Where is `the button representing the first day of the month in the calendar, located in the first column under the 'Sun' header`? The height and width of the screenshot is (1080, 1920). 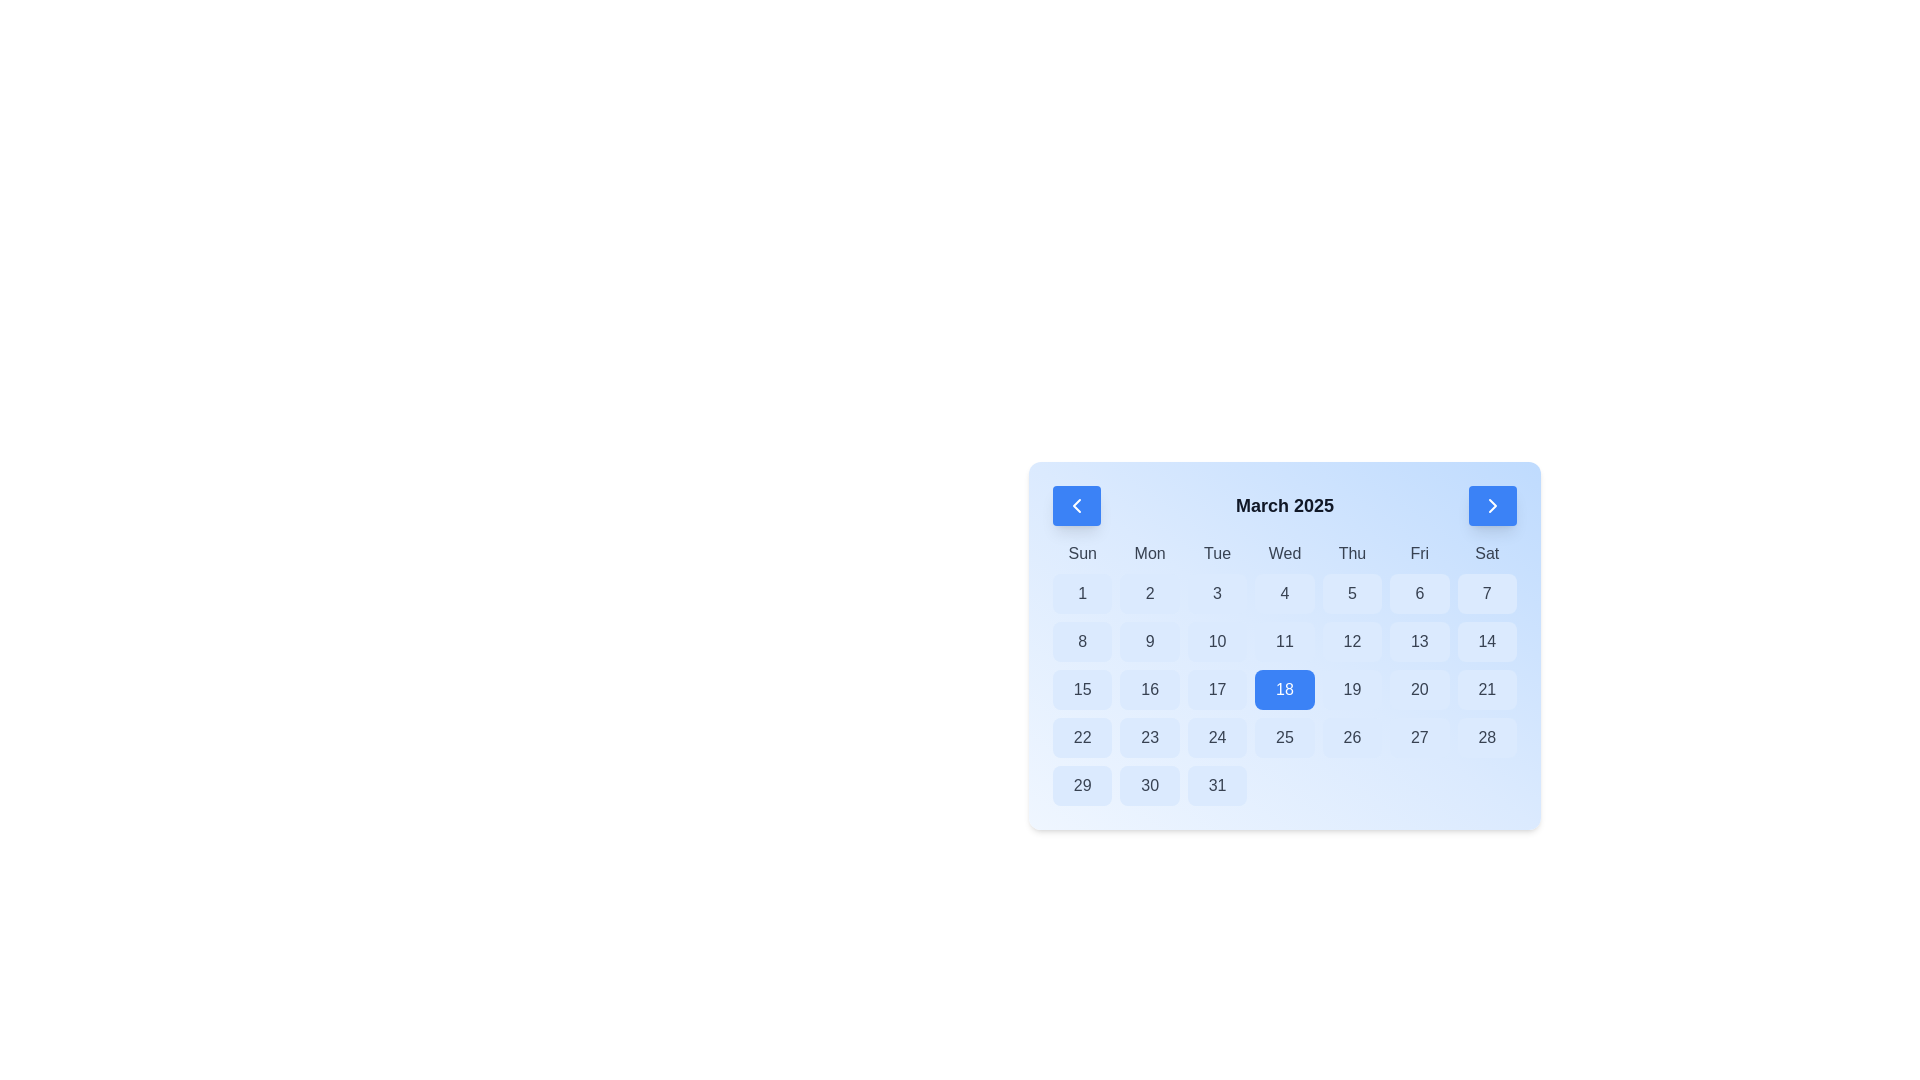 the button representing the first day of the month in the calendar, located in the first column under the 'Sun' header is located at coordinates (1081, 593).